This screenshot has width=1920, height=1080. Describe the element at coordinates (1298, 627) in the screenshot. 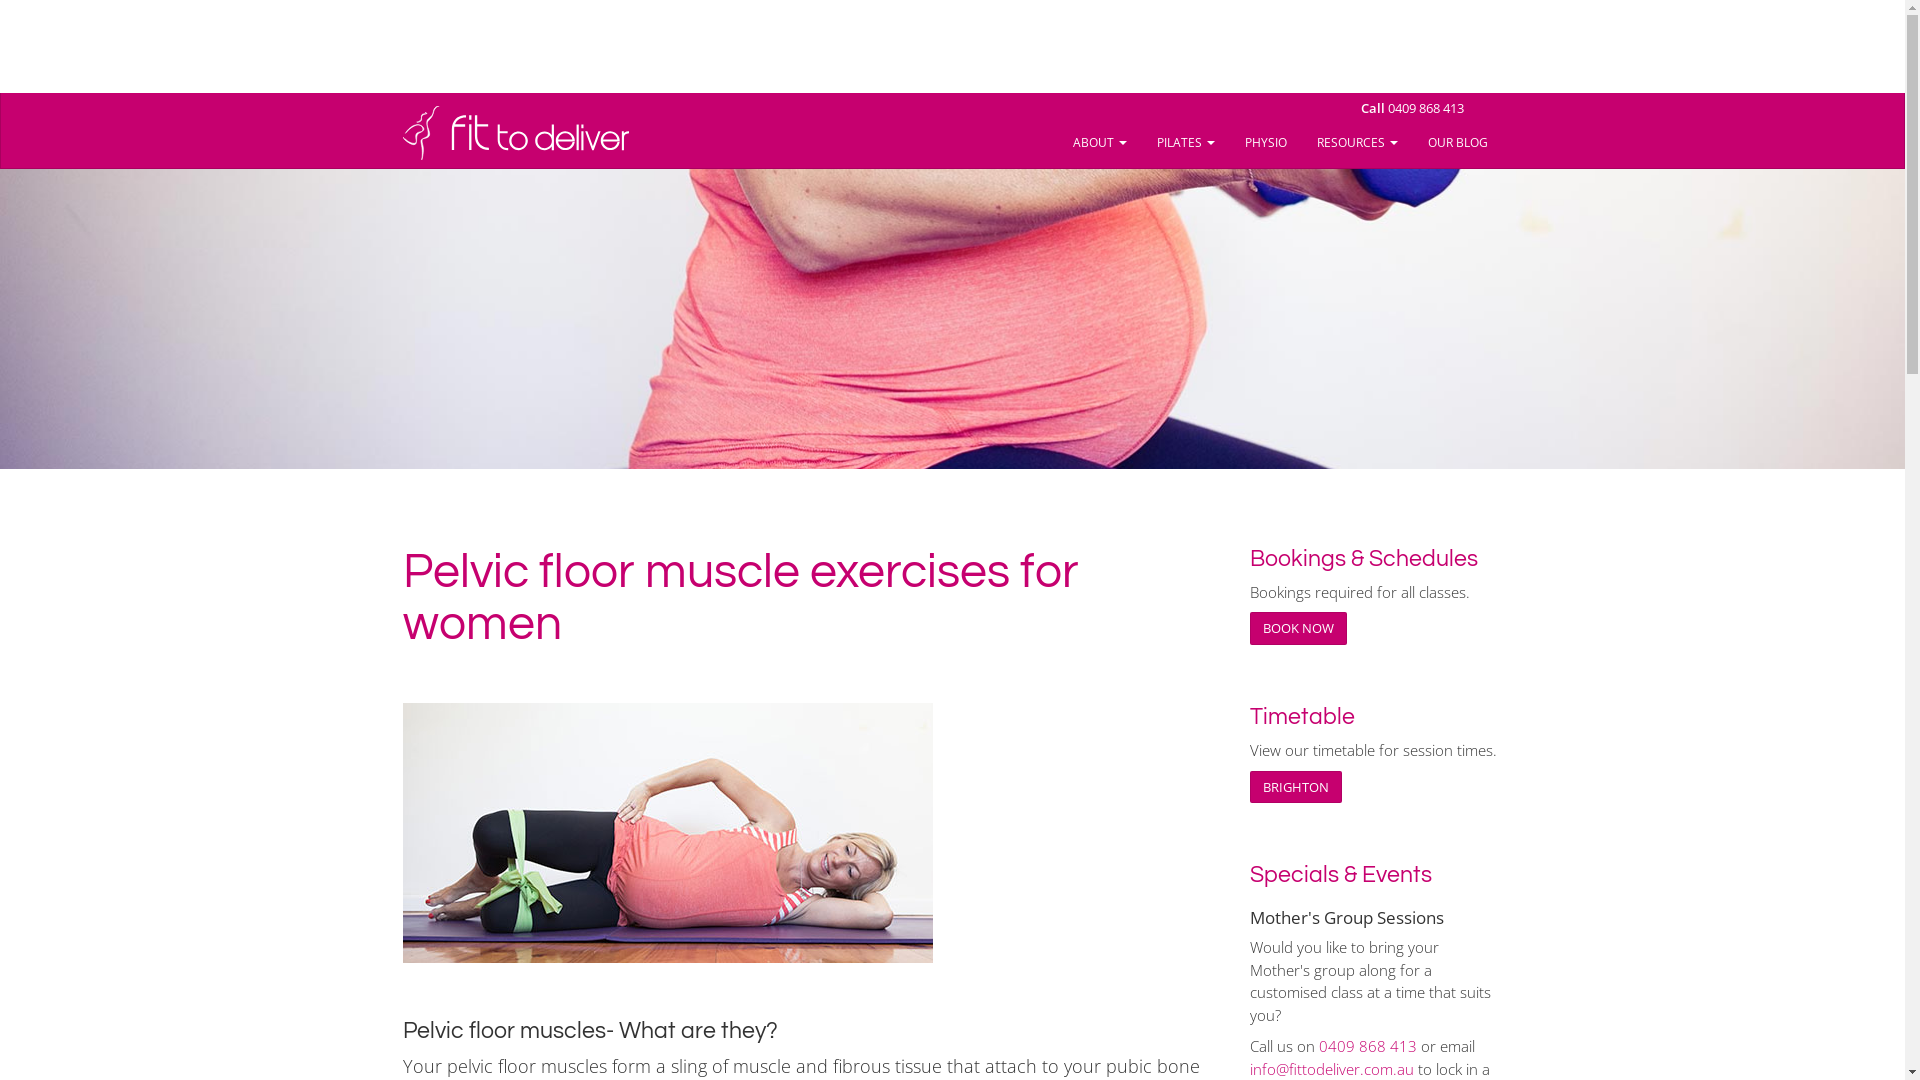

I see `'BOOK NOW'` at that location.